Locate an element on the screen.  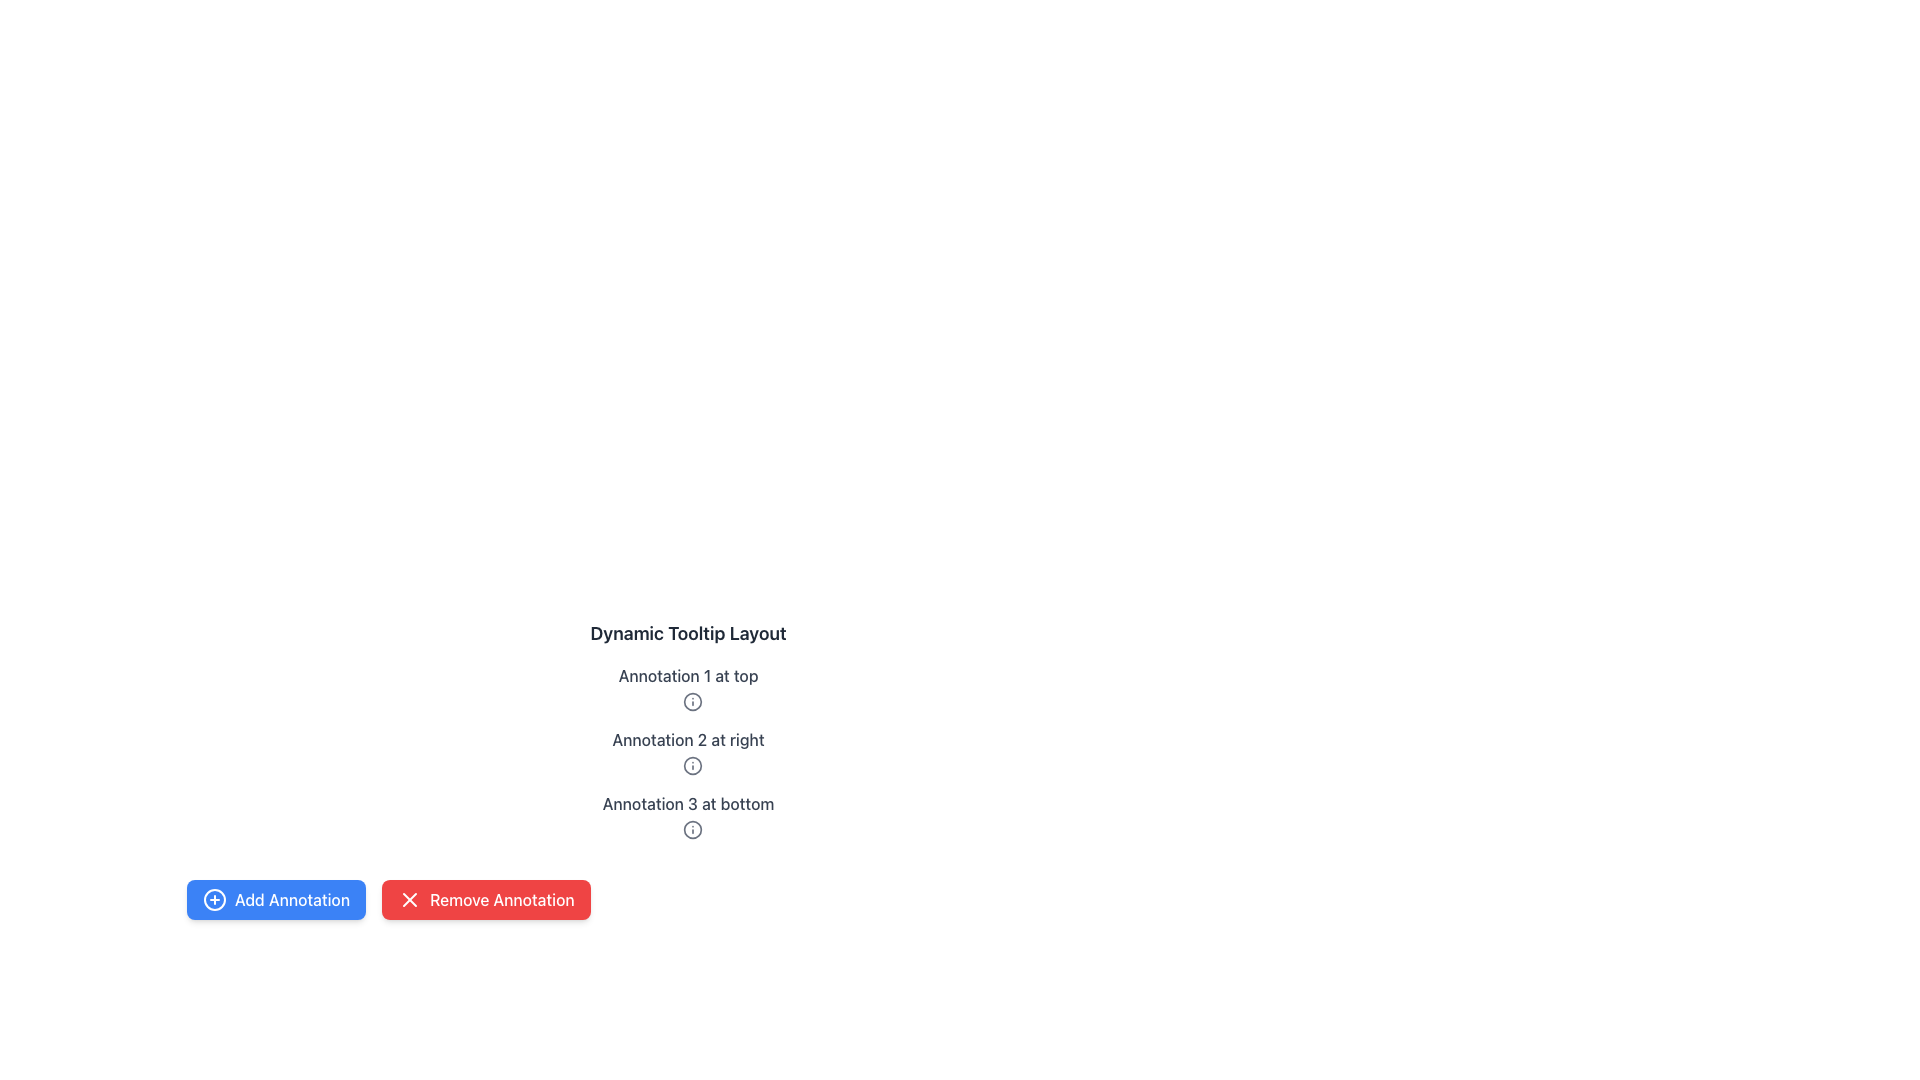
the Tooltip-enabled info icon associated with the text label 'Annotation 2 at right' is located at coordinates (688, 752).